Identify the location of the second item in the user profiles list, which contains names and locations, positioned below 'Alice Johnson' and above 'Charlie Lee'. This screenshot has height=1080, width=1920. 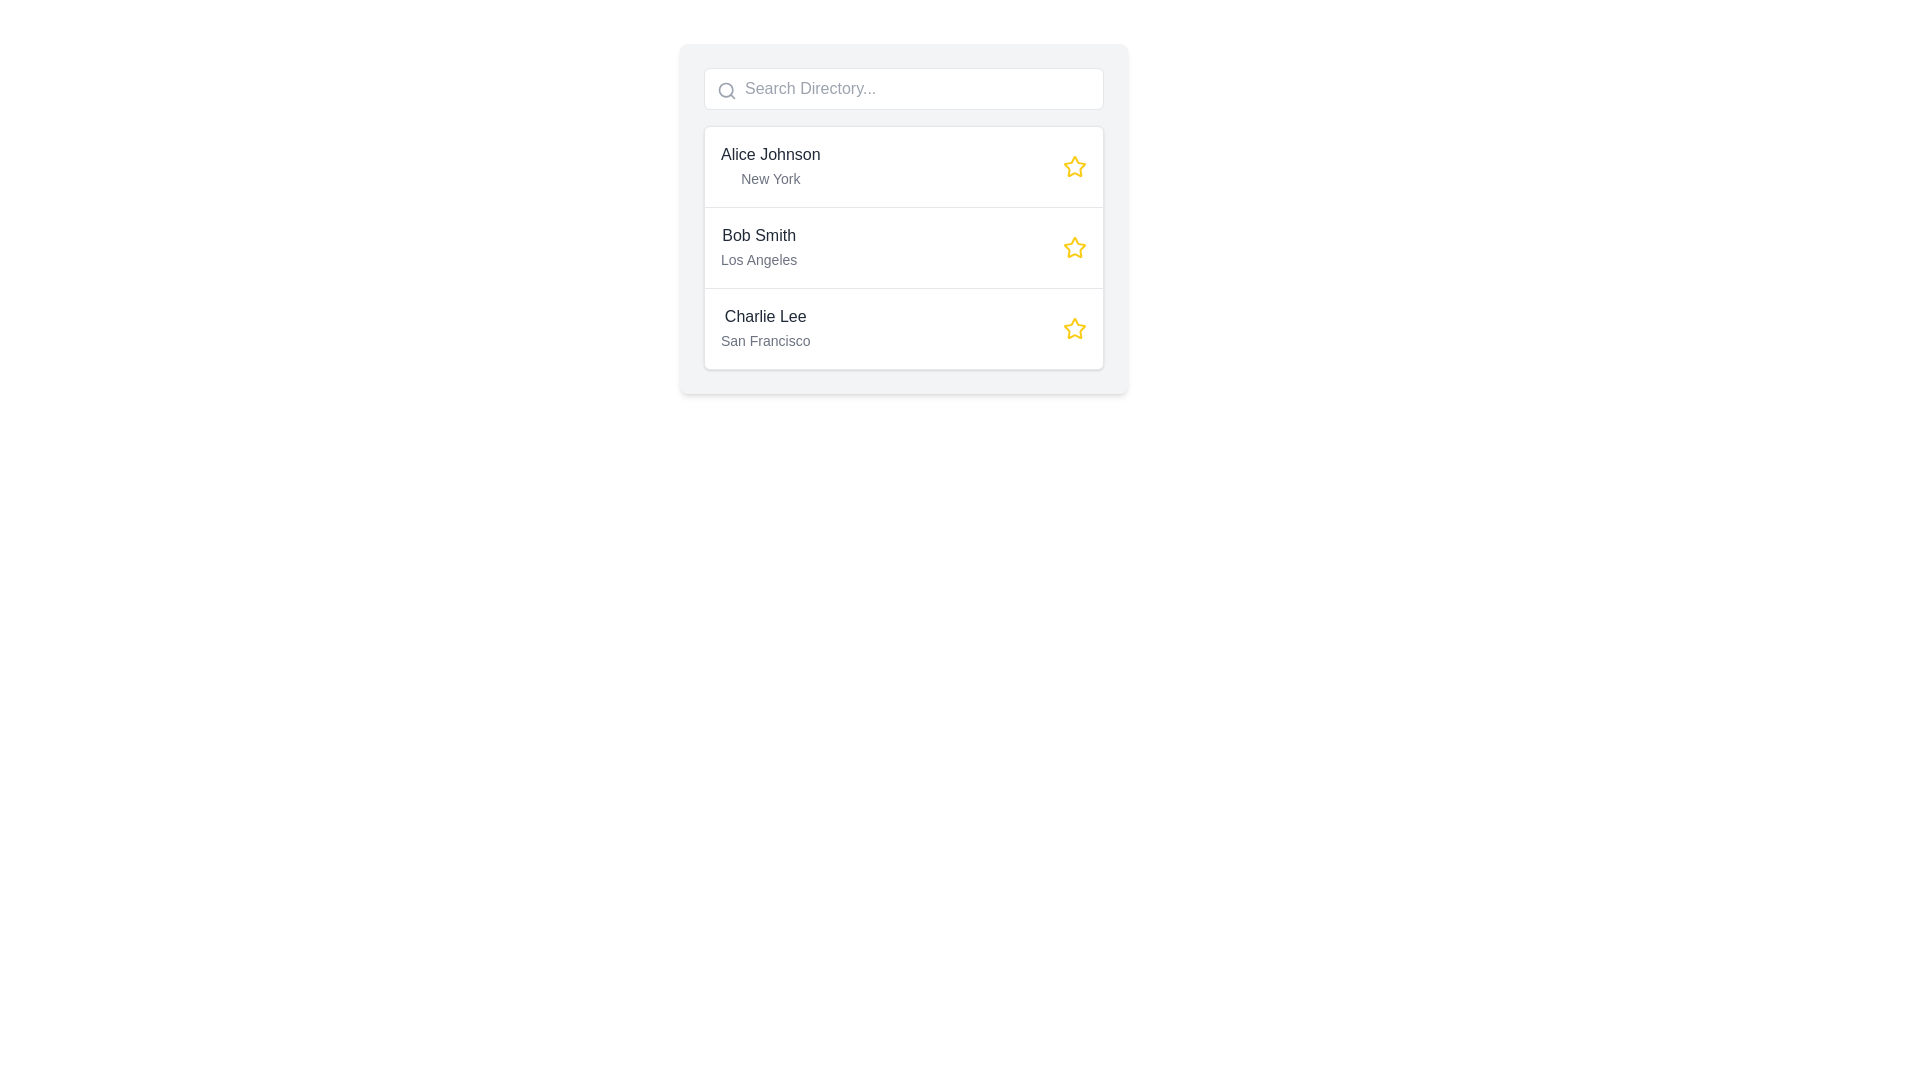
(902, 246).